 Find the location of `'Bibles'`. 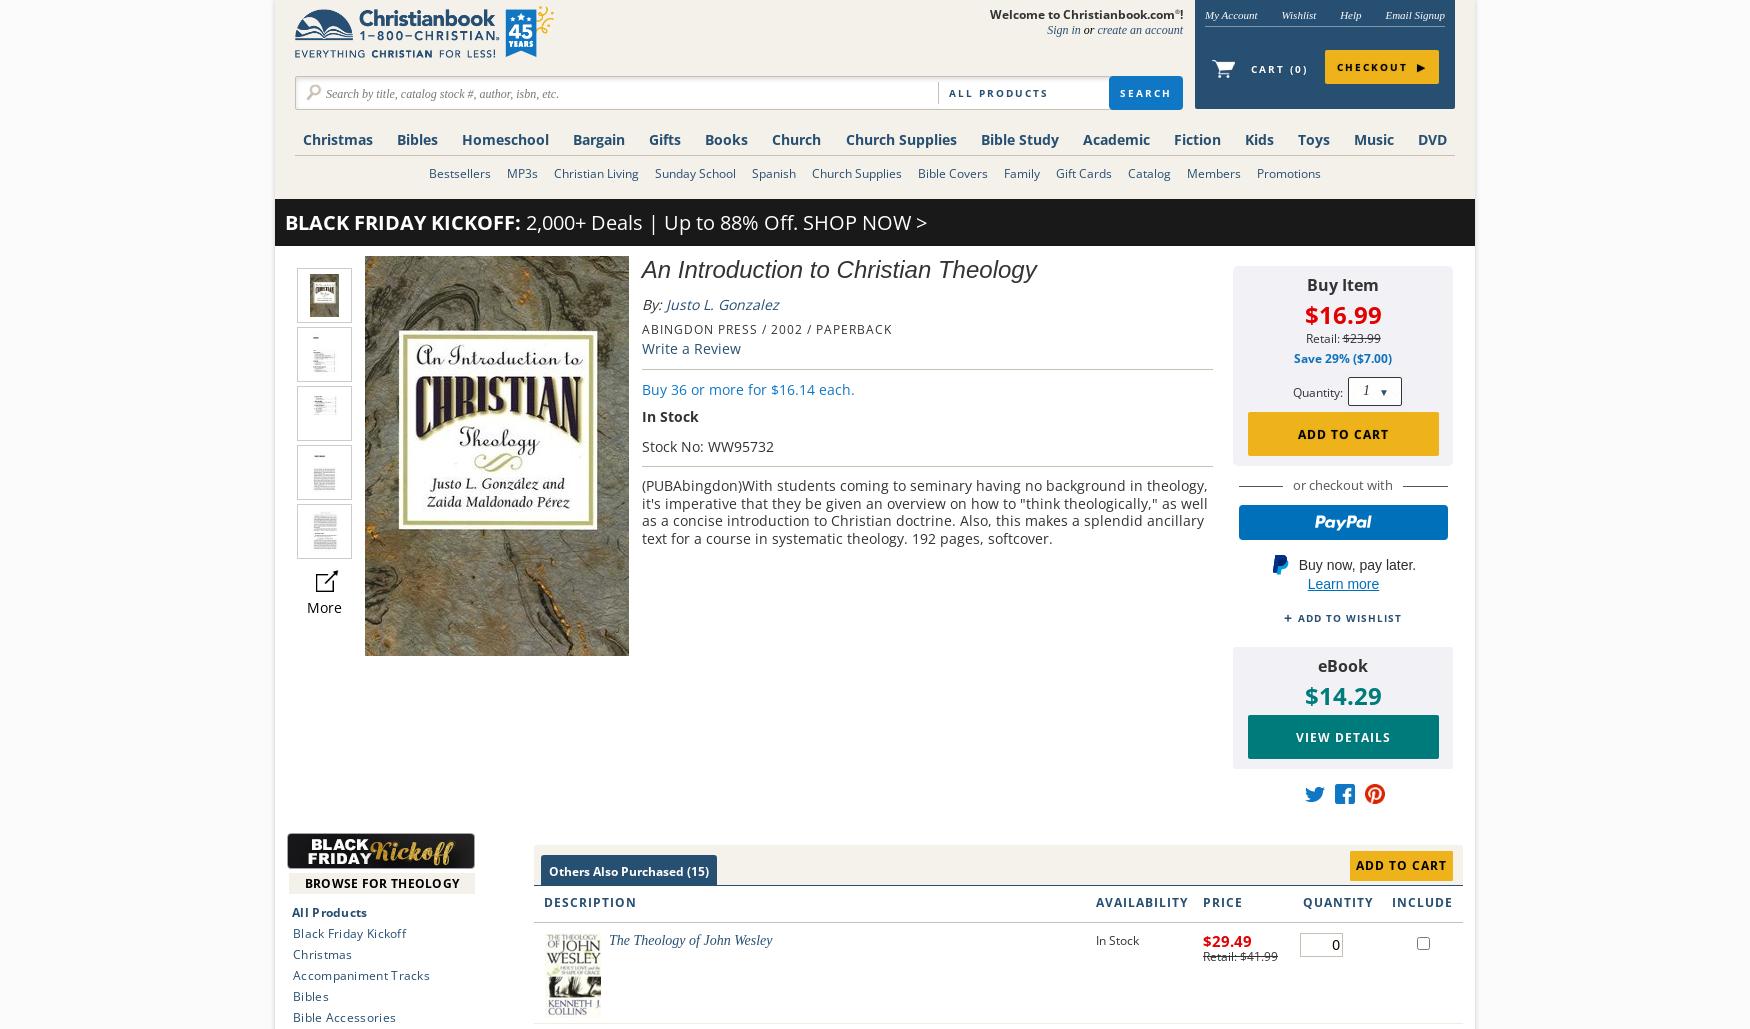

'Bibles' is located at coordinates (396, 138).